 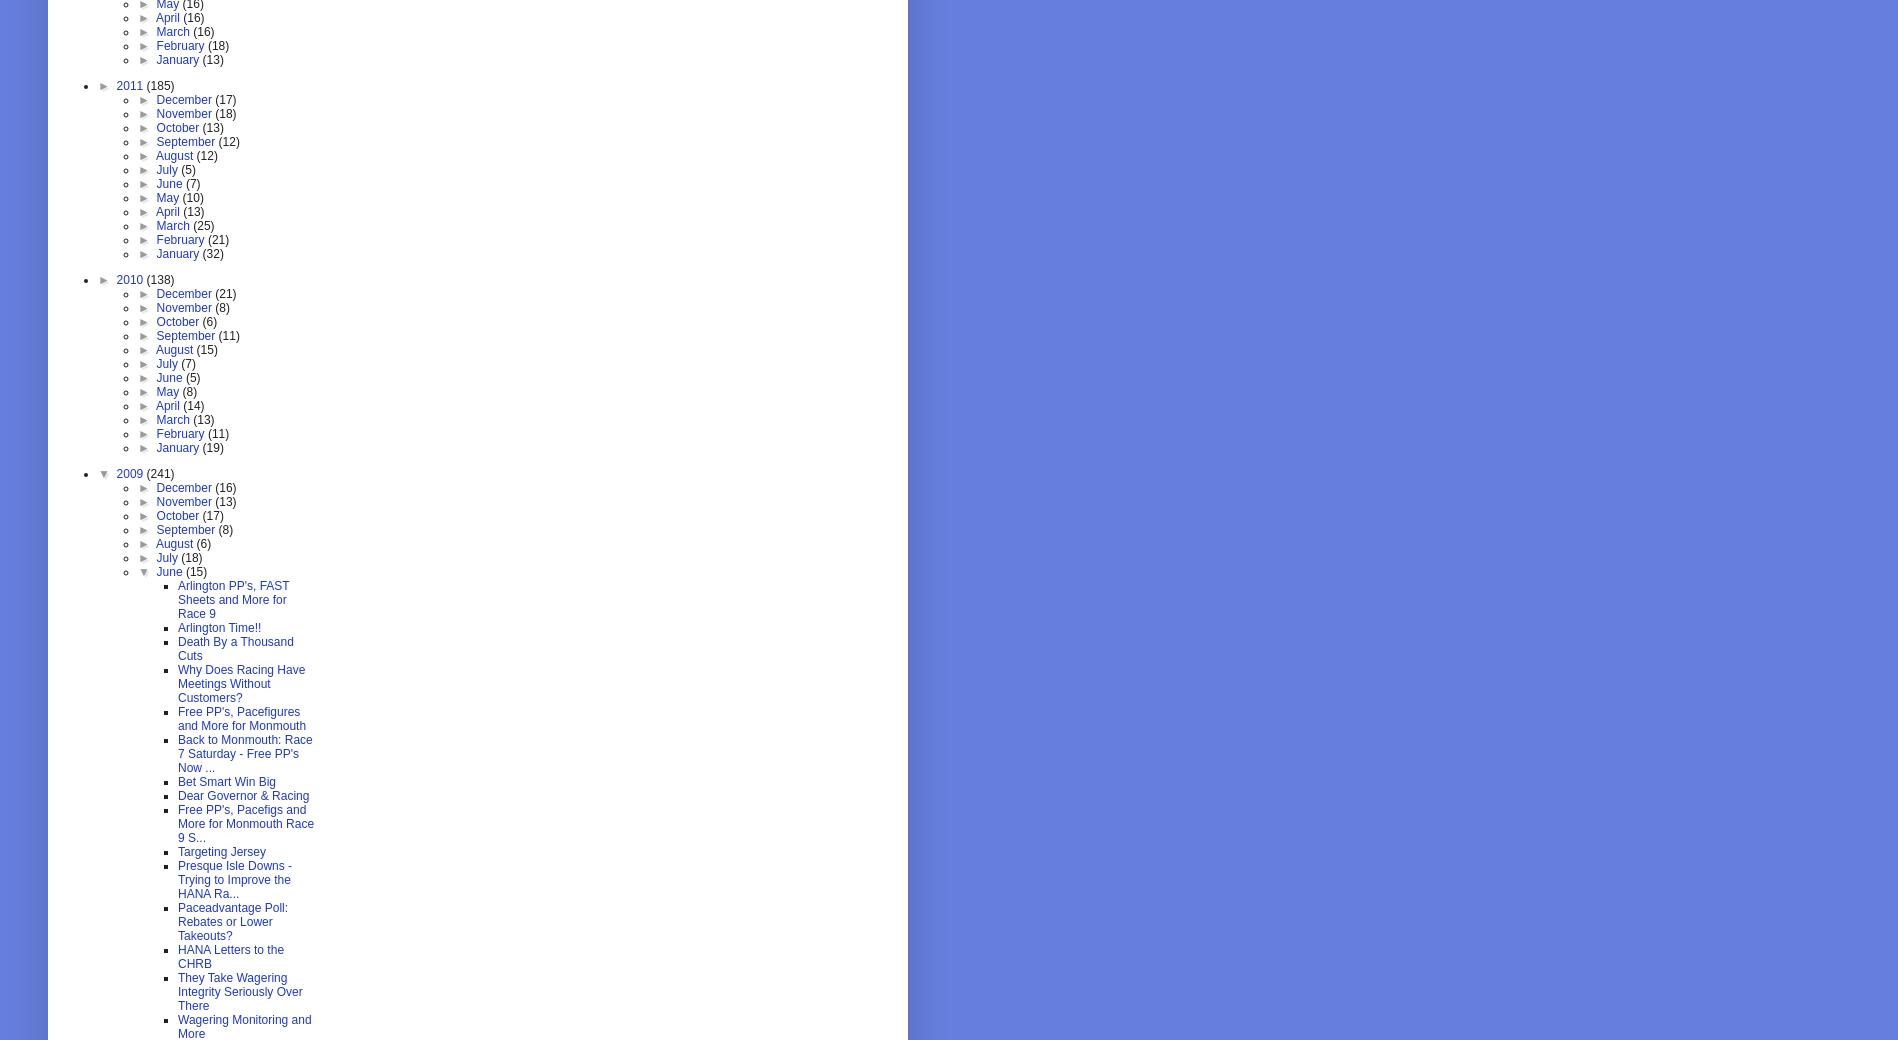 I want to click on '(10)', so click(x=191, y=198).